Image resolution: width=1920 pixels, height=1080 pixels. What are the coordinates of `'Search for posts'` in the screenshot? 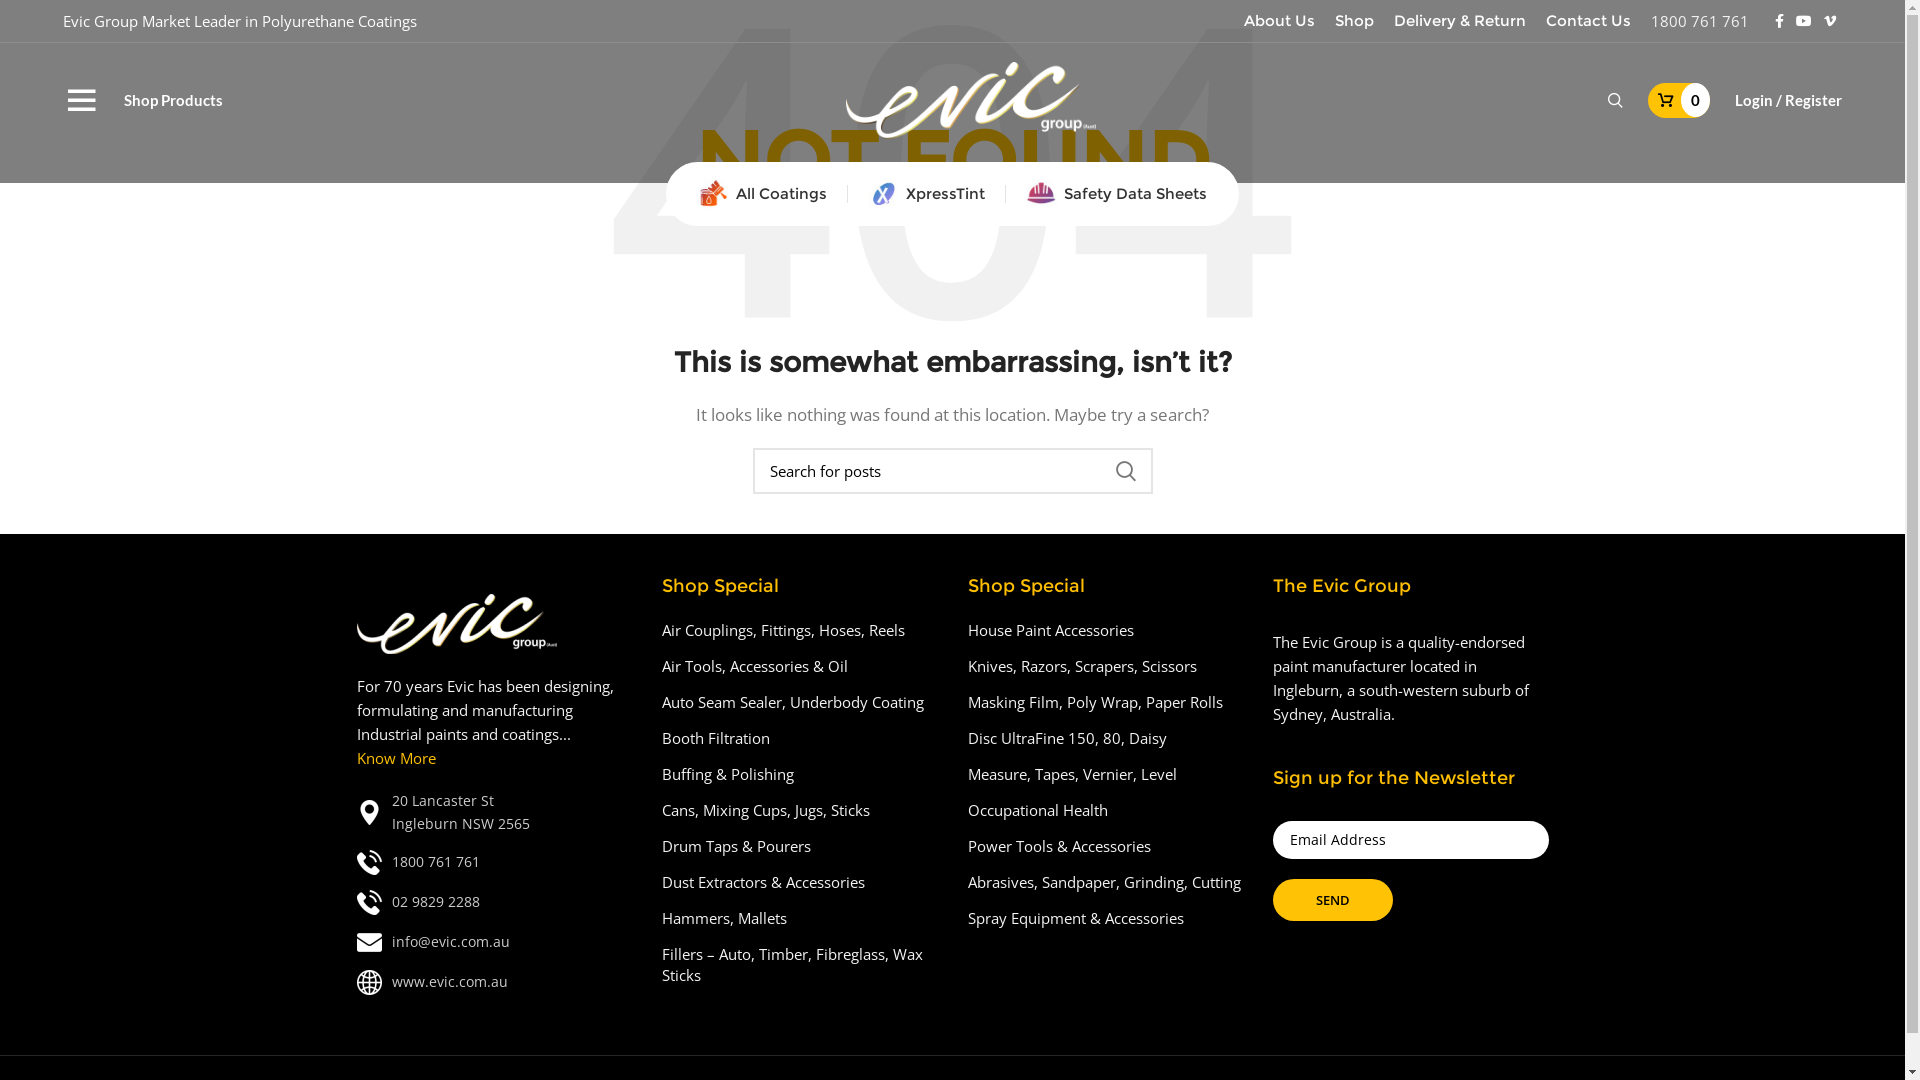 It's located at (751, 470).